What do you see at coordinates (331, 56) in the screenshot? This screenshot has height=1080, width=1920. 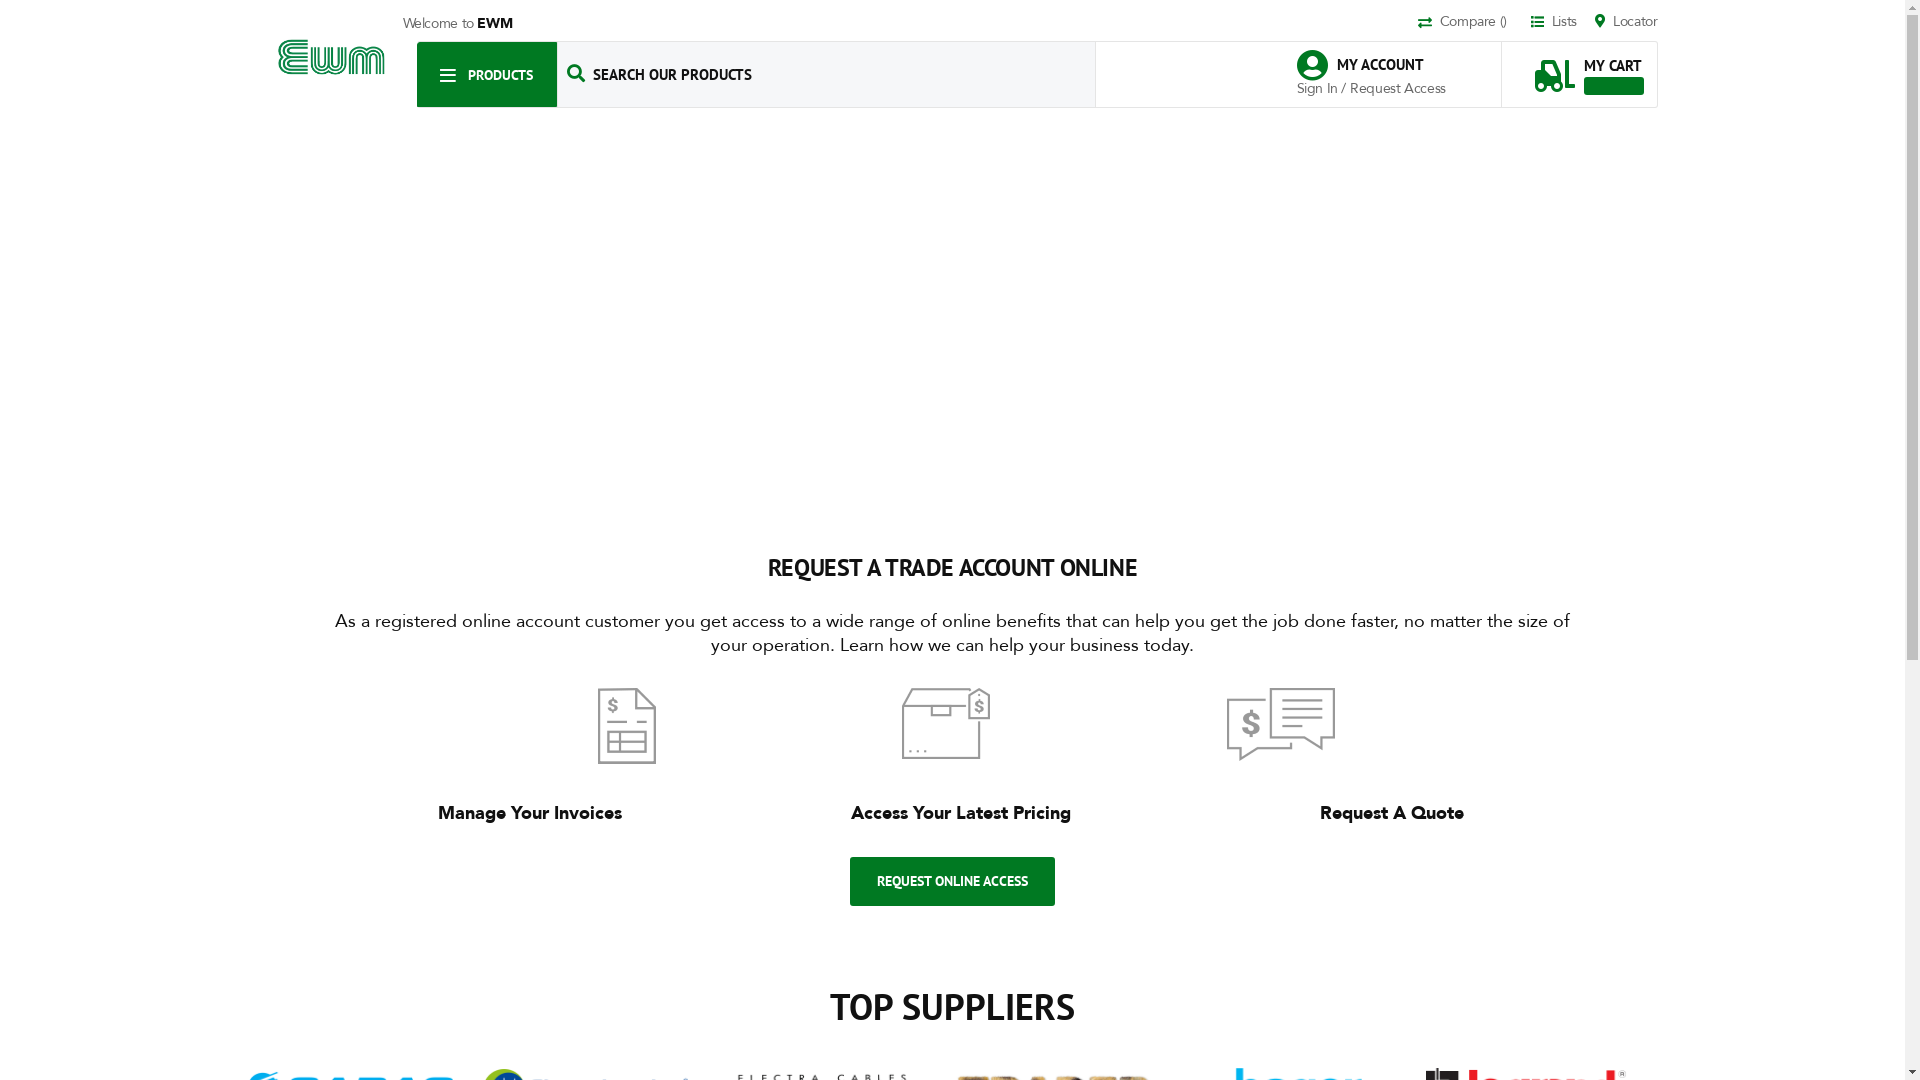 I see `'EWM Electrical'` at bounding box center [331, 56].